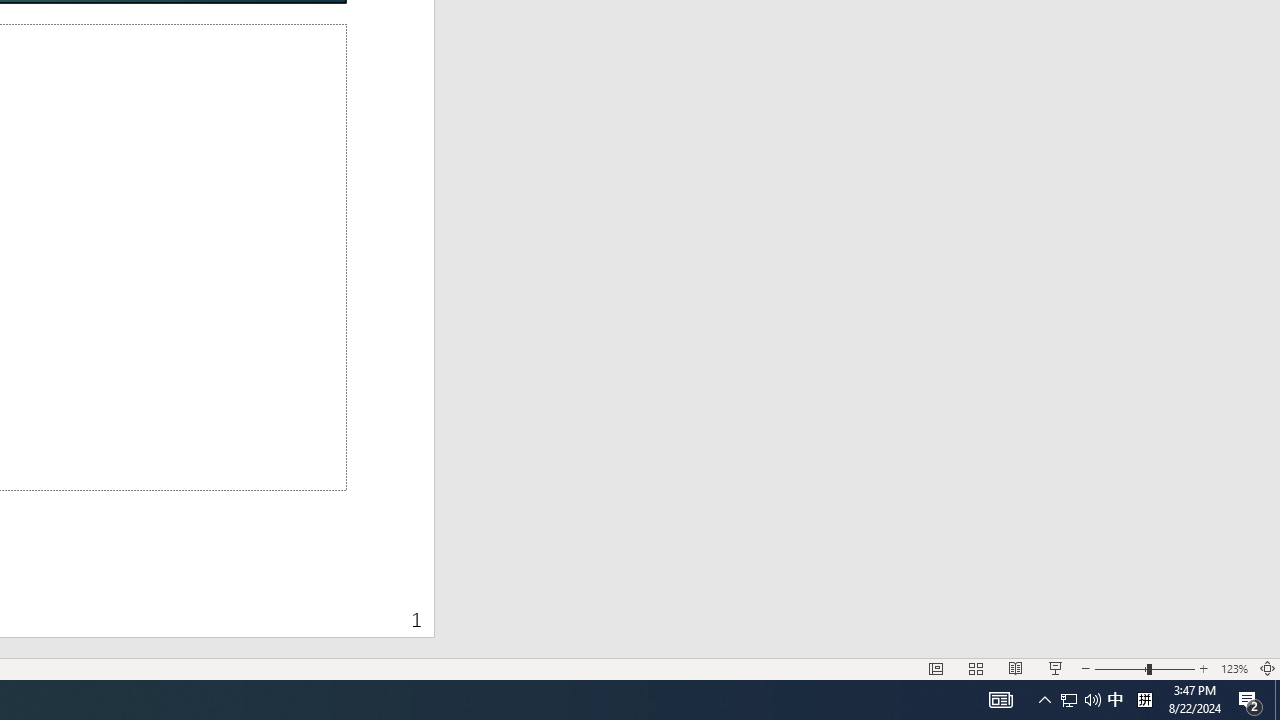 The width and height of the screenshot is (1280, 720). I want to click on 'Zoom to Fit ', so click(1266, 669).